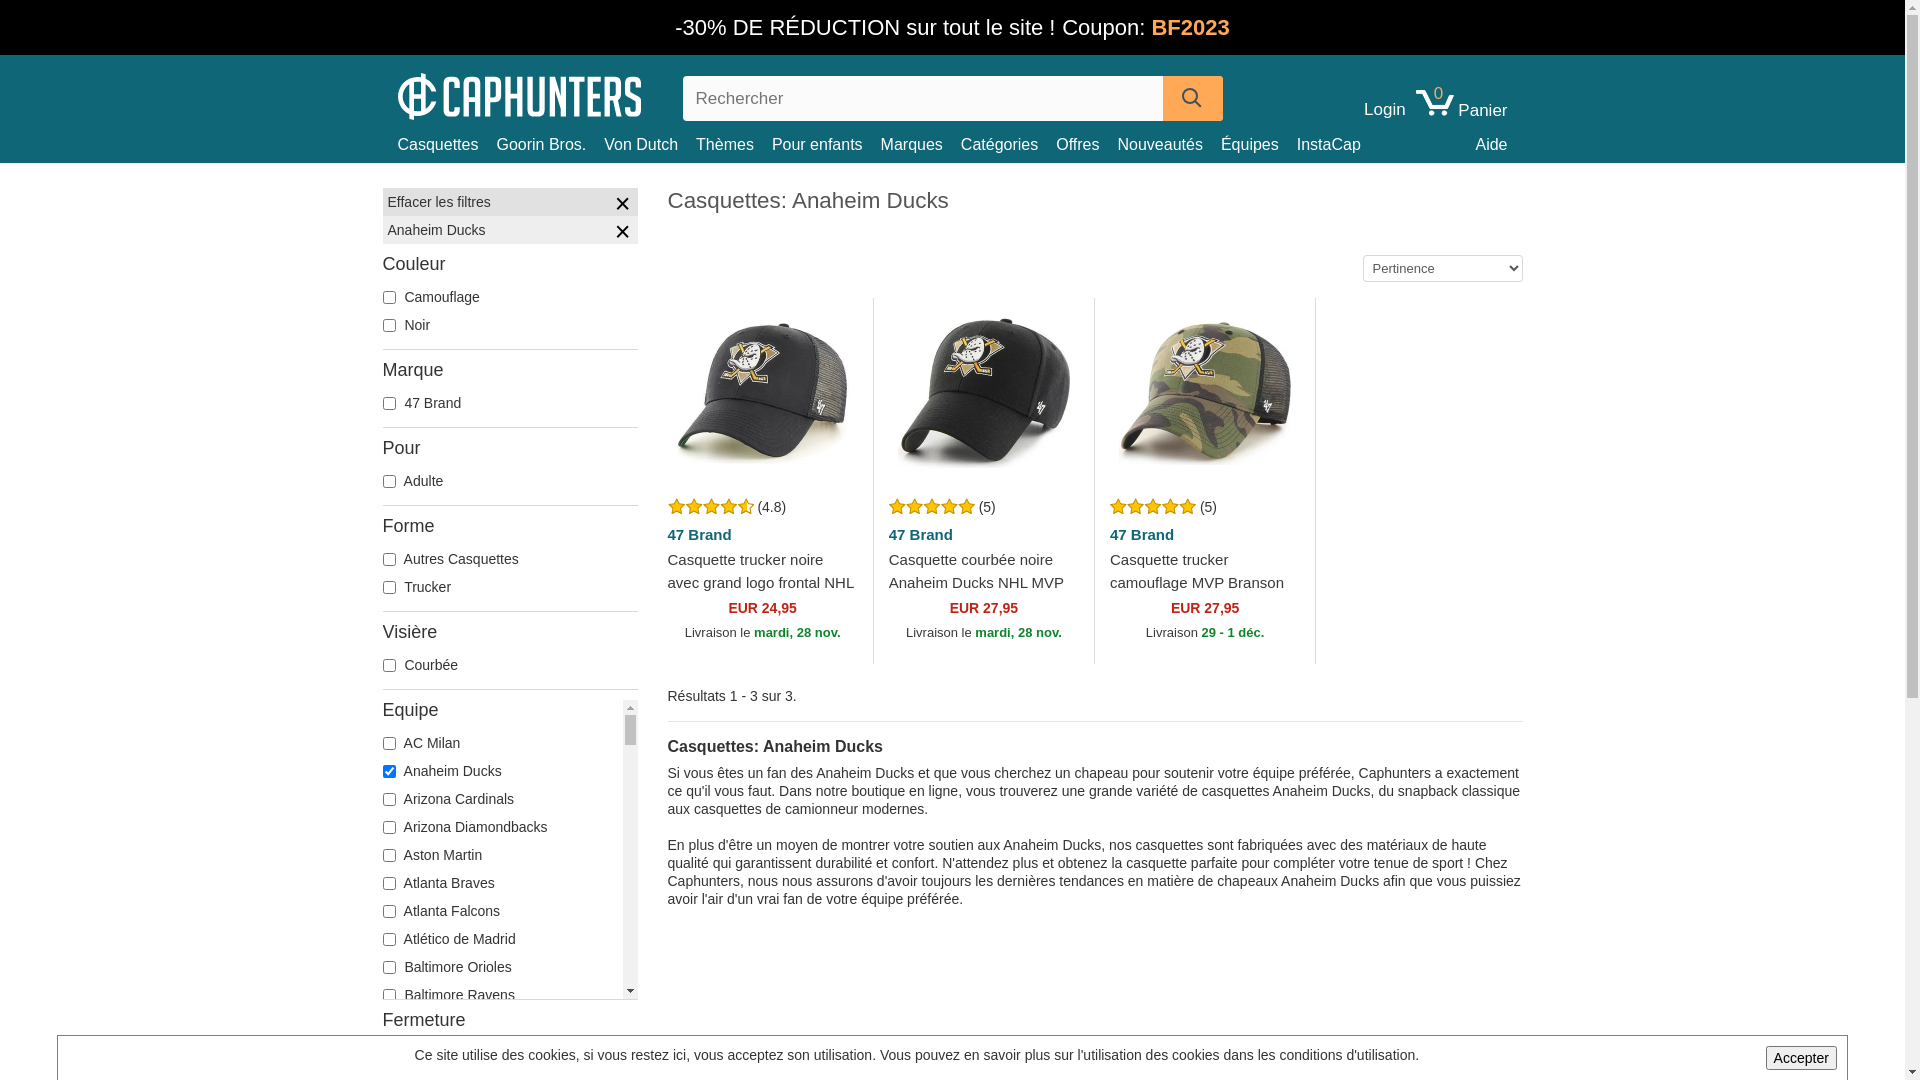 The image size is (1920, 1080). I want to click on 'Search', so click(1191, 98).